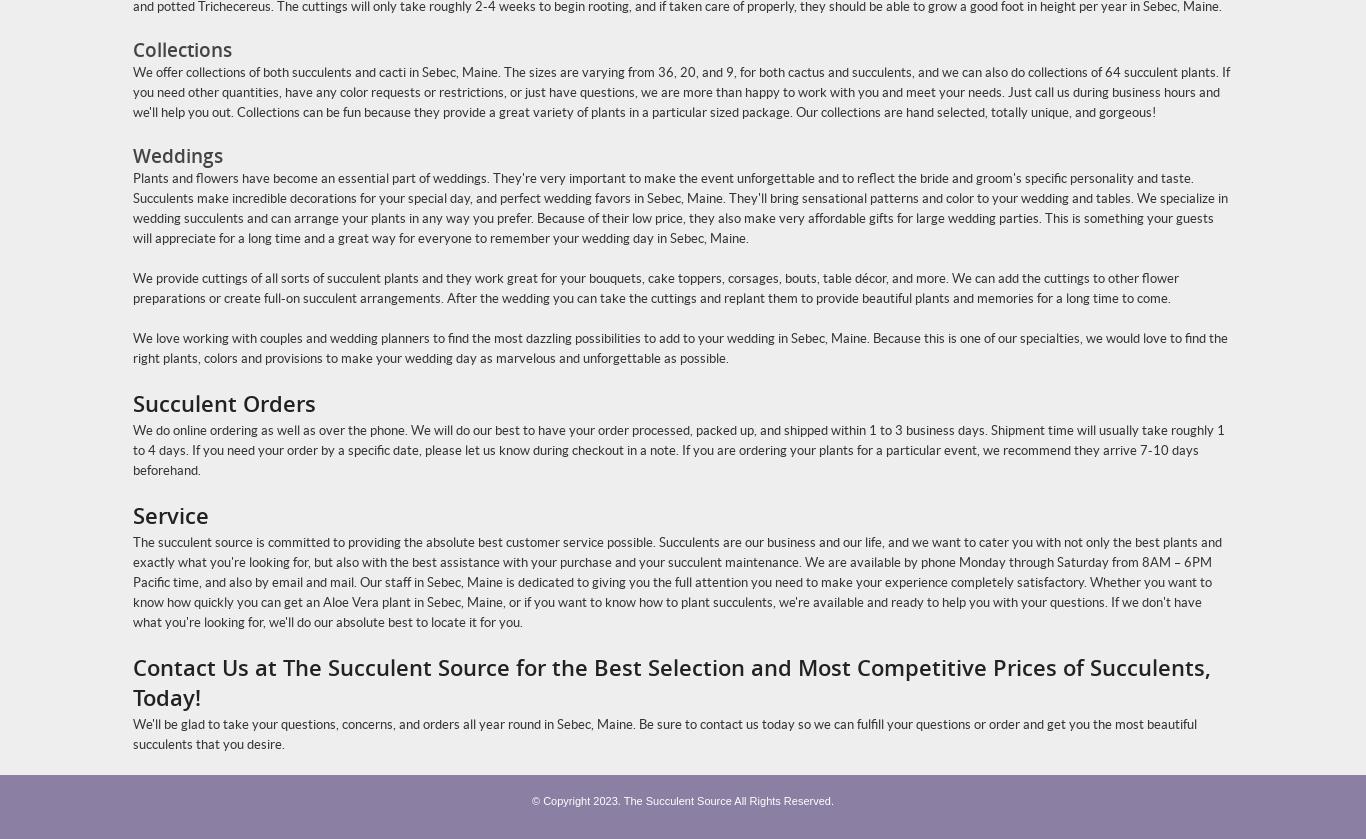 The height and width of the screenshot is (839, 1366). What do you see at coordinates (678, 449) in the screenshot?
I see `'We do online ordering as well as over the phone. We will do our best to have your order processed, packed up, and shipped within 1 to 3 business days. Shipment time will usually take roughly 1 to 4 days. If you need your order by a specific date, please let us know during checkout in a note. If you are ordering your plants for a particular event, we recommend they arrive 7-10 days beforehand.'` at bounding box center [678, 449].